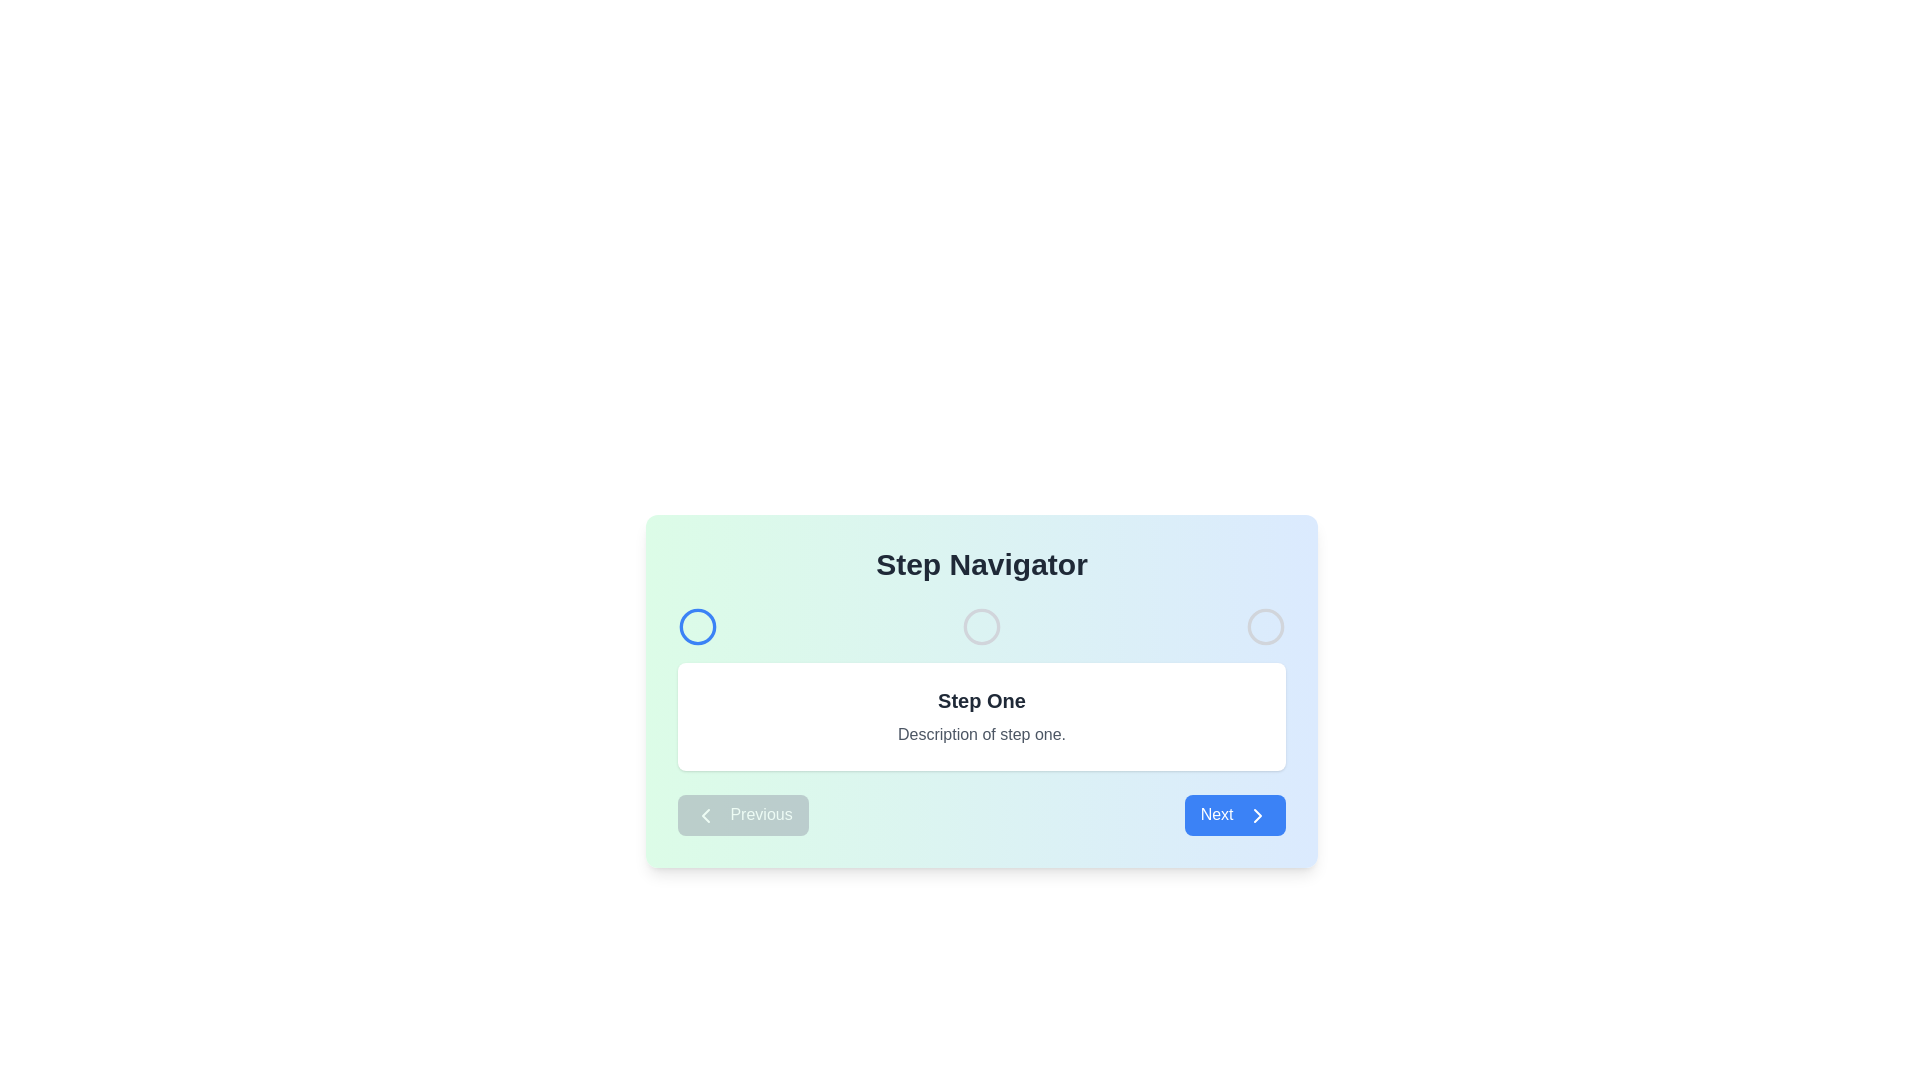  Describe the element at coordinates (1265, 626) in the screenshot. I see `the third navigation circle in the 'Step Navigator'` at that location.